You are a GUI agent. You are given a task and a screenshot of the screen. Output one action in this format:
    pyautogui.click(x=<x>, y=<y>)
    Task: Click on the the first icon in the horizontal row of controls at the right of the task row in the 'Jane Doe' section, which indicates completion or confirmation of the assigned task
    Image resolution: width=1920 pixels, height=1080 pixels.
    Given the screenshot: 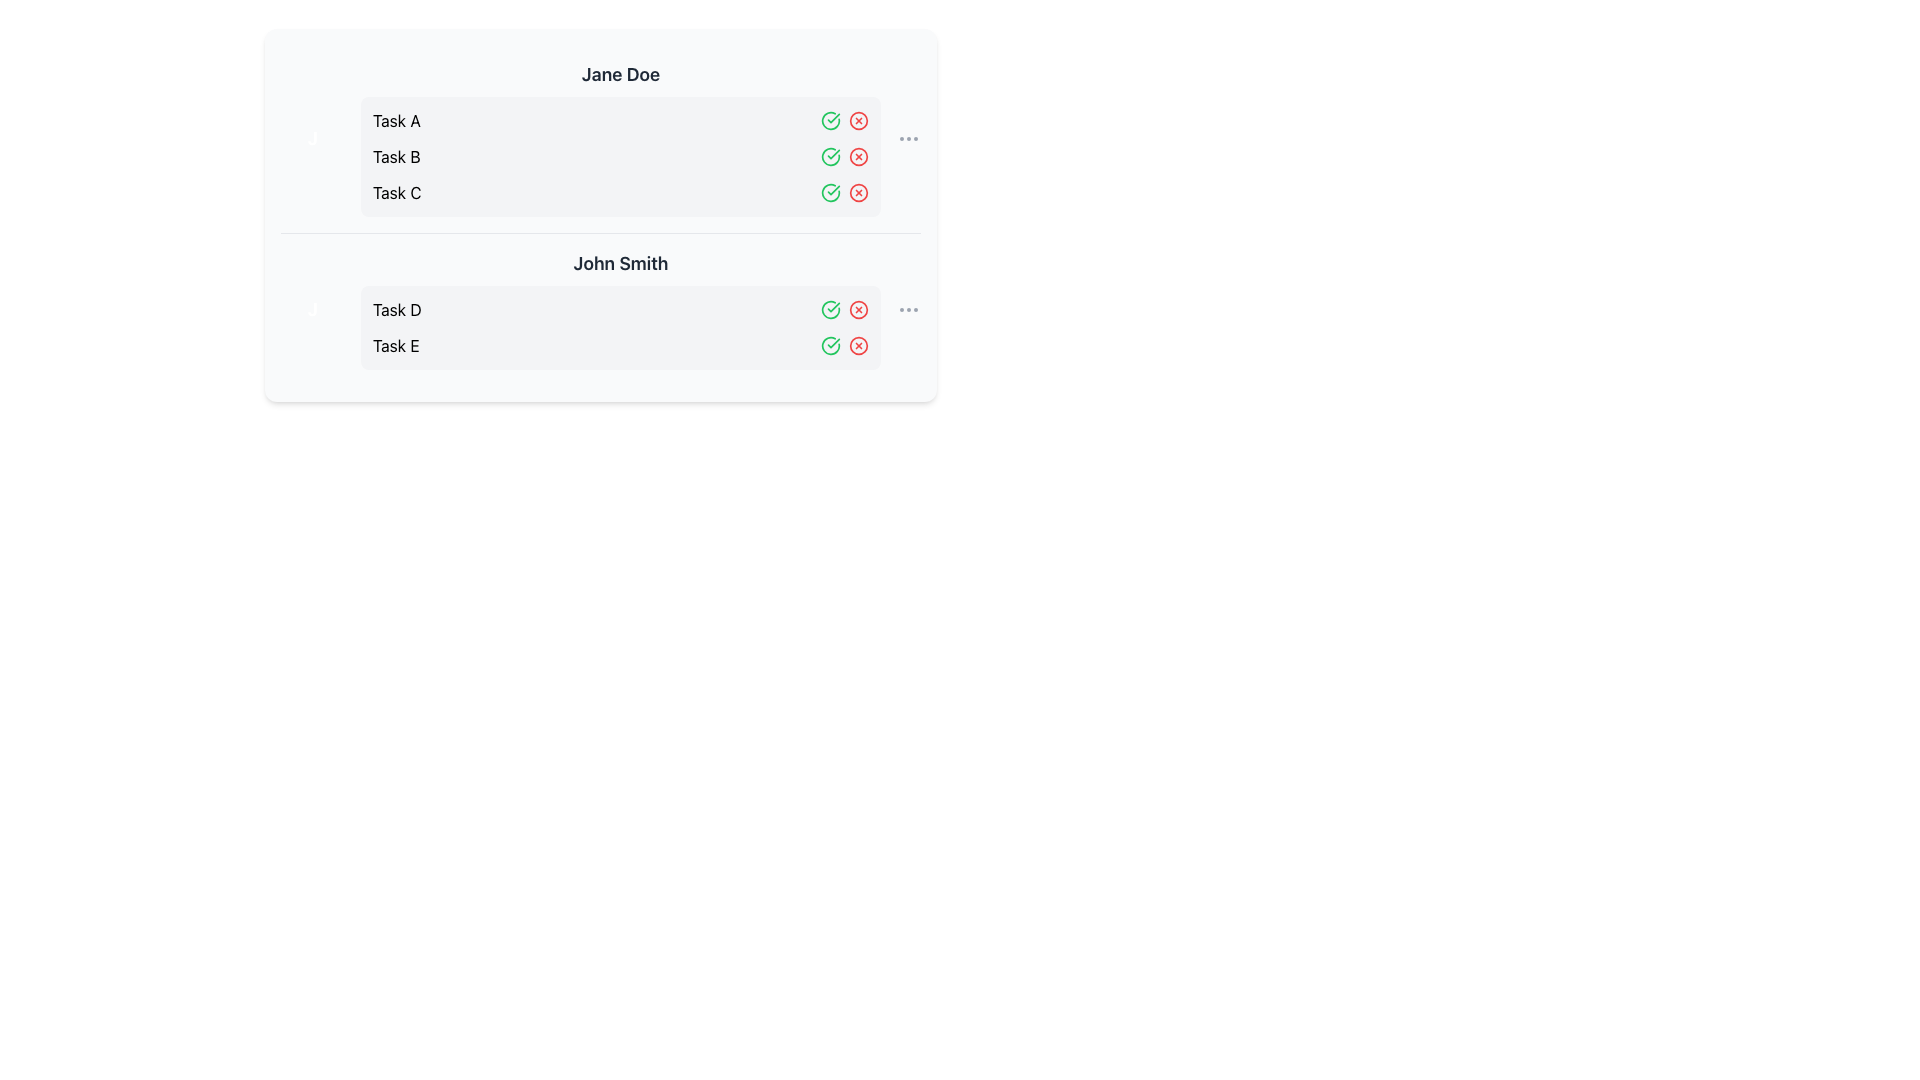 What is the action you would take?
    pyautogui.click(x=830, y=156)
    